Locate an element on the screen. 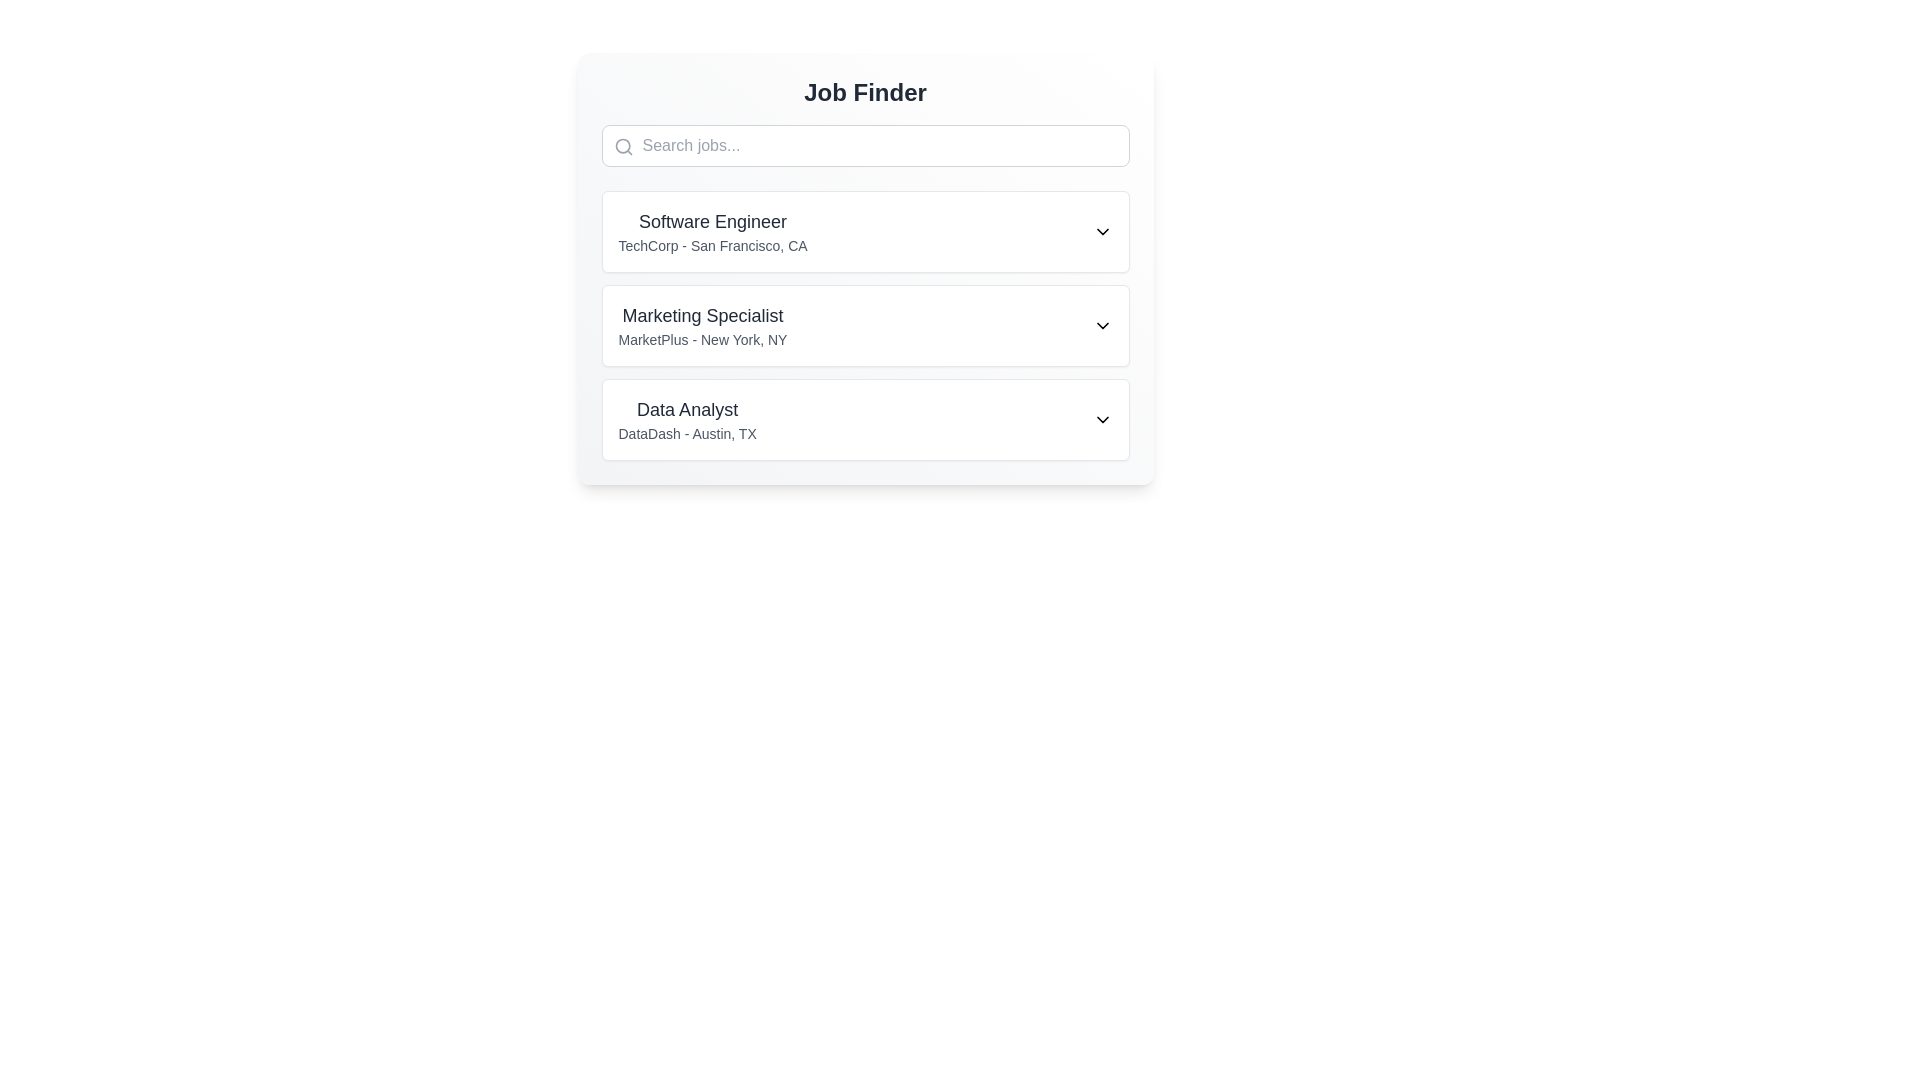 This screenshot has height=1080, width=1920. the text block displaying 'Software Engineer' and 'TechCorp - San Francisco, CA', which is located at the top of job listings is located at coordinates (713, 230).